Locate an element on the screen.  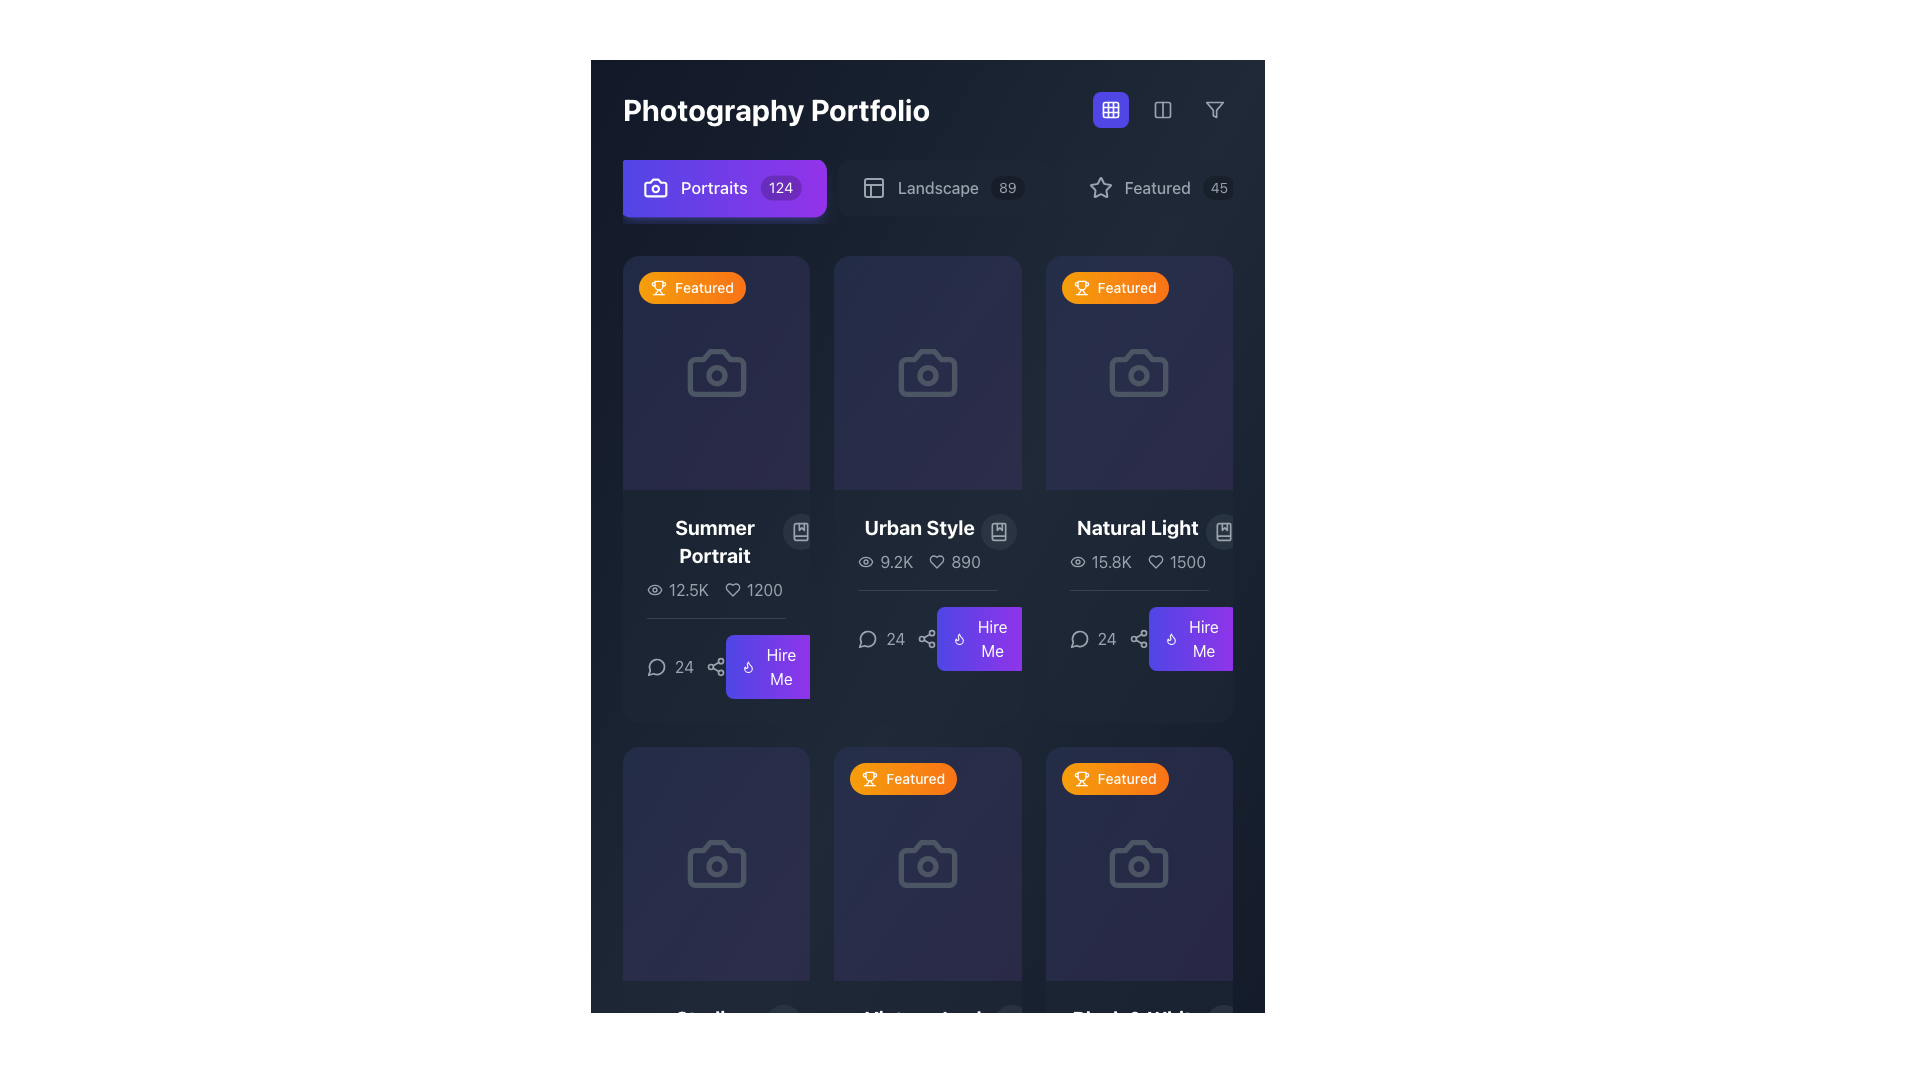
the share icon button located in the second row of the 'Urban Style' card is located at coordinates (925, 639).